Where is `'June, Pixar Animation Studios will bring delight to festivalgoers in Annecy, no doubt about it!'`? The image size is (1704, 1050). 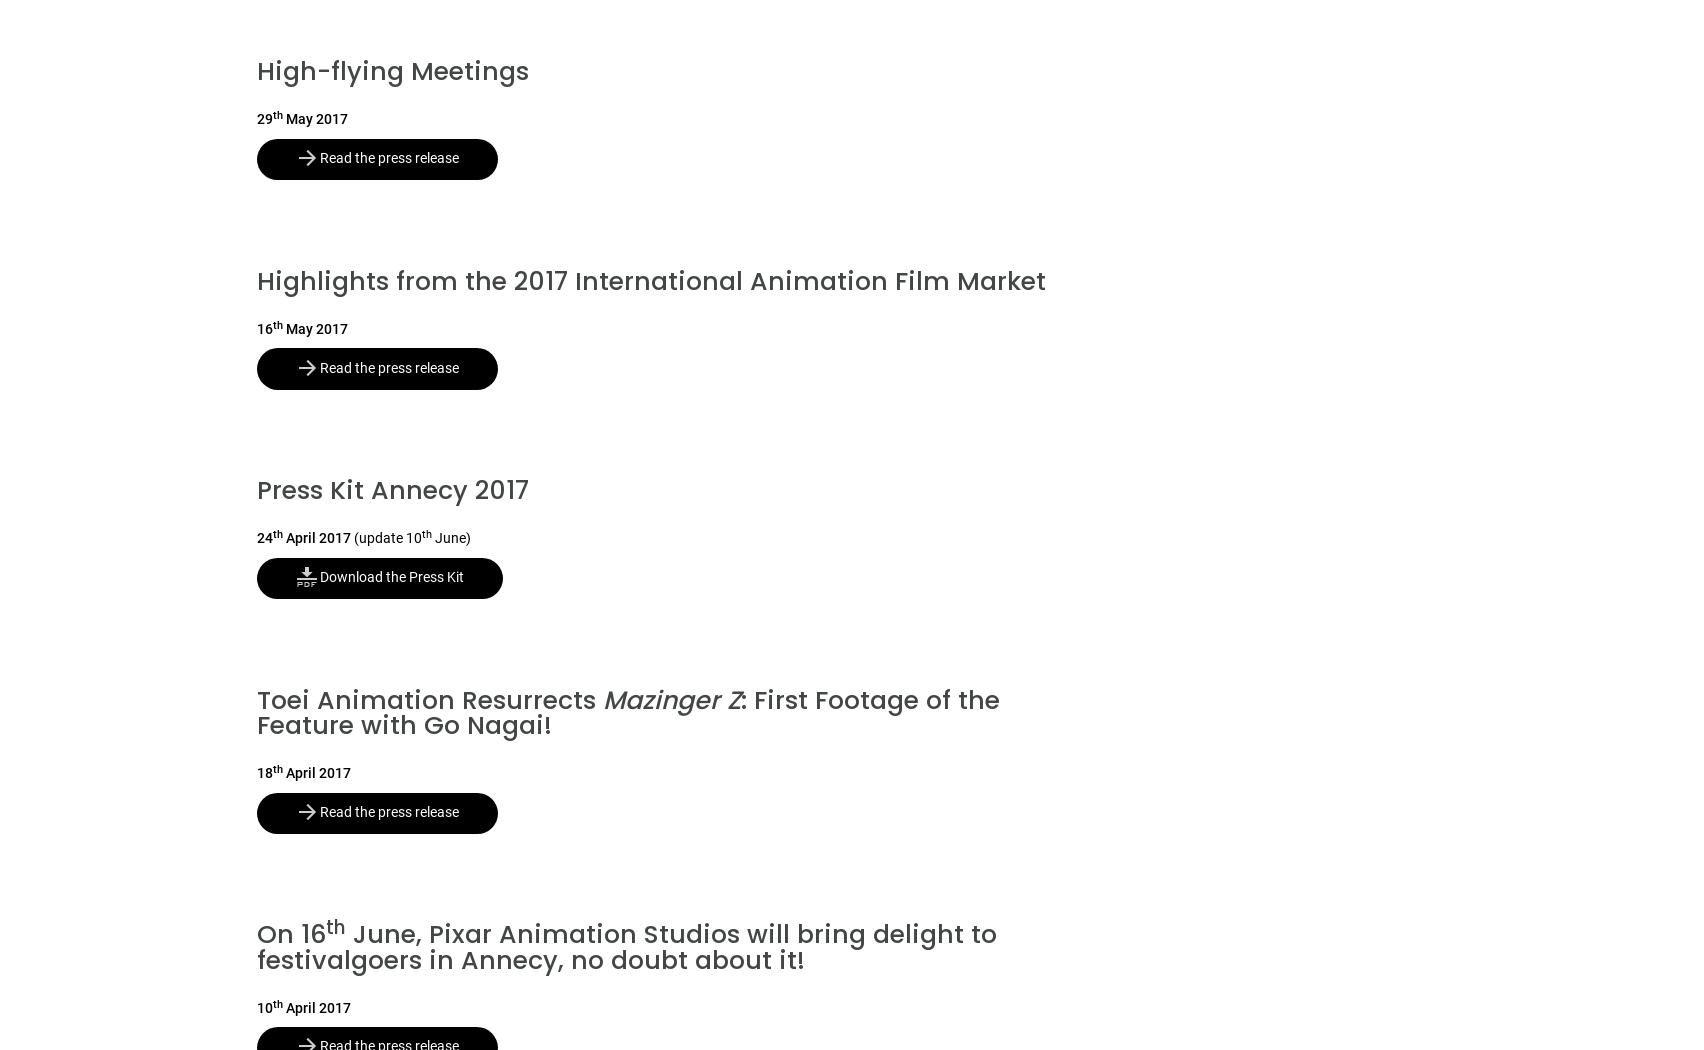
'June, Pixar Animation Studios will bring delight to festivalgoers in Annecy, no doubt about it!' is located at coordinates (627, 945).